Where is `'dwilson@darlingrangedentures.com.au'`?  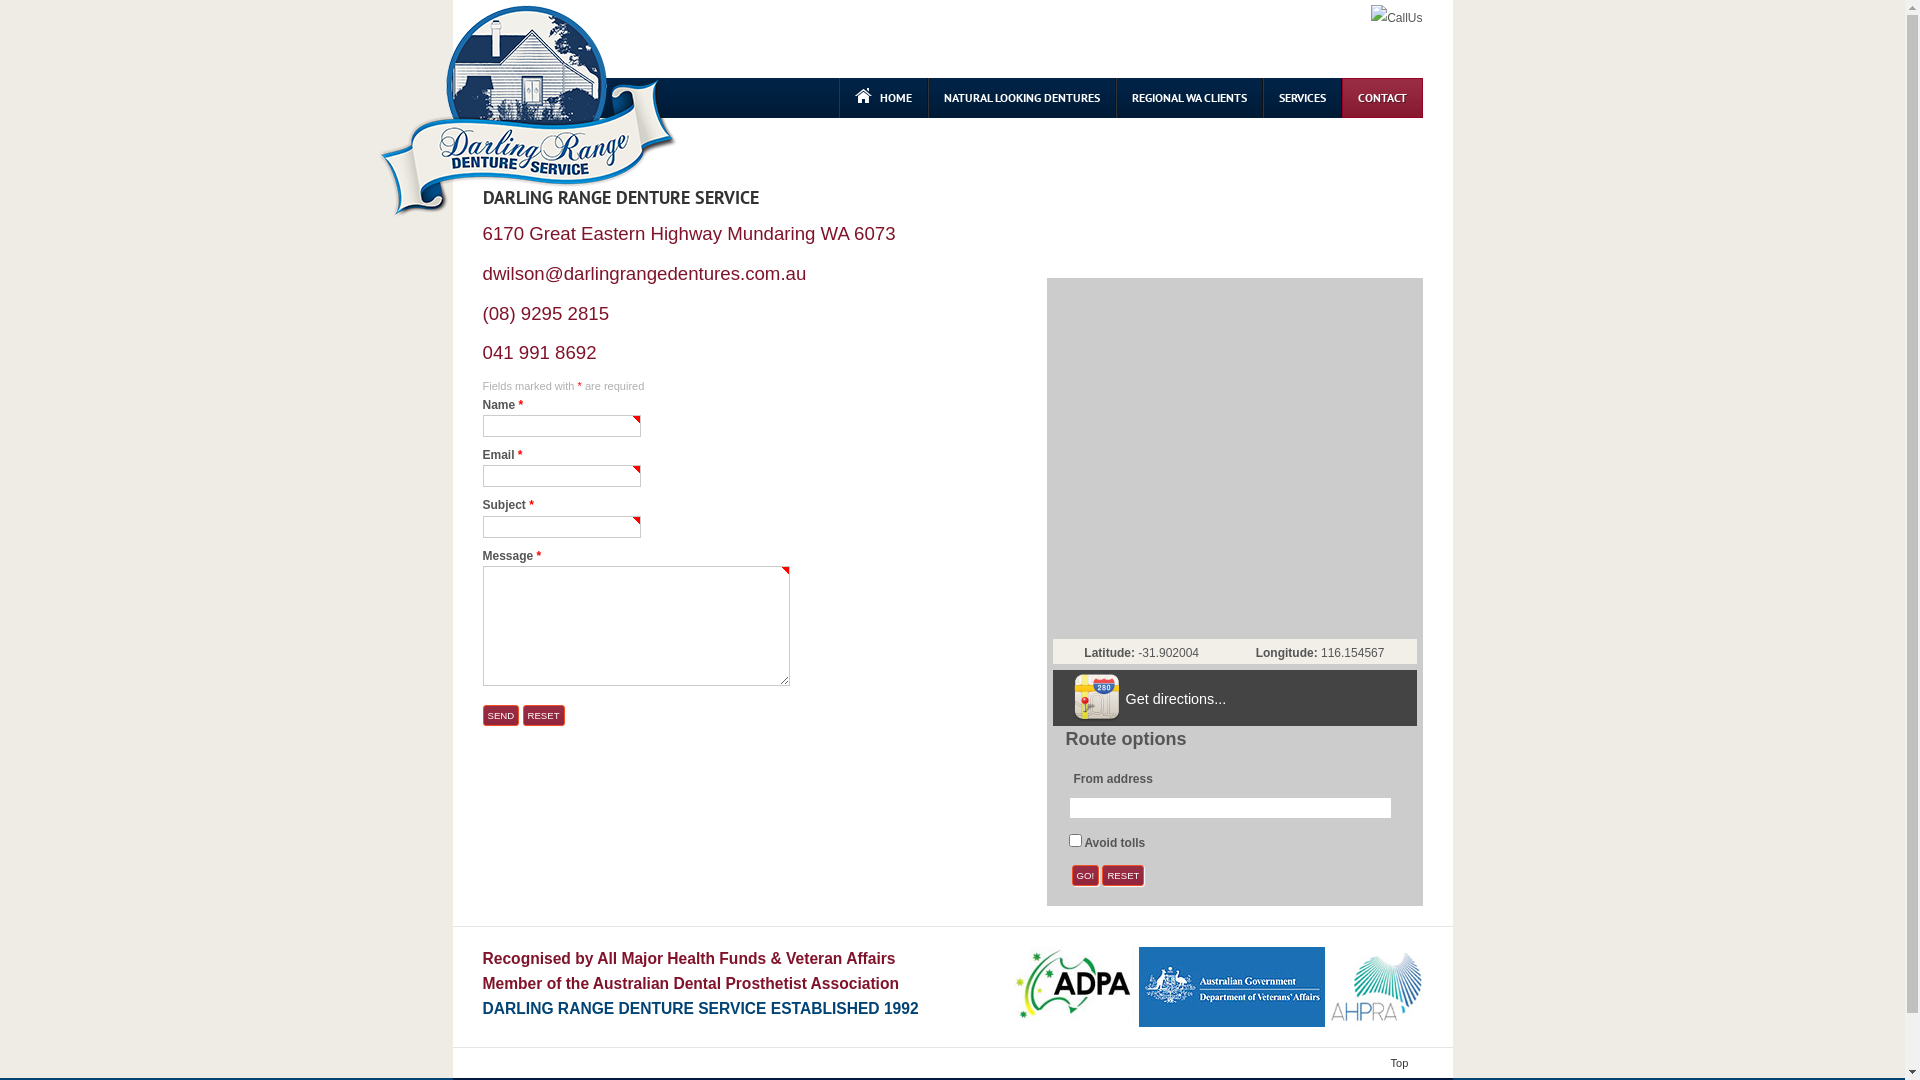 'dwilson@darlingrangedentures.com.au' is located at coordinates (643, 273).